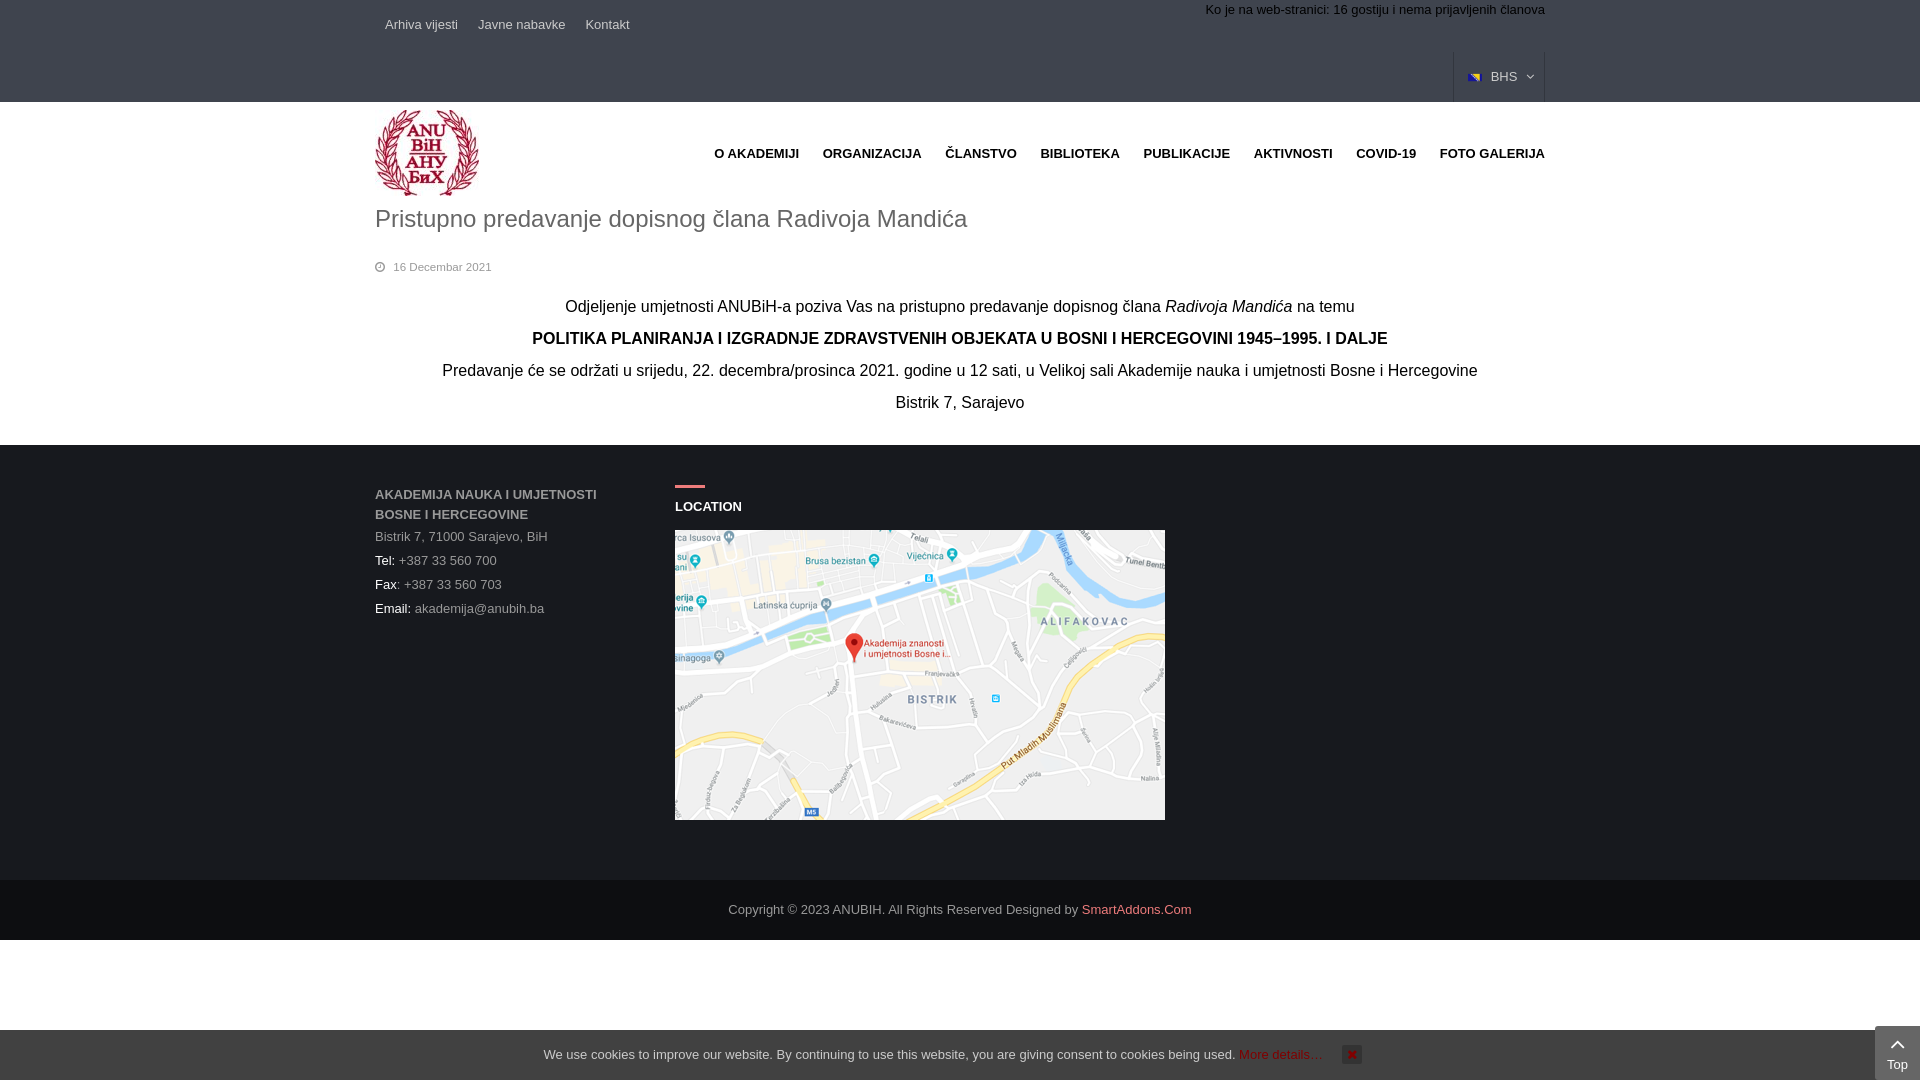 This screenshot has width=1920, height=1080. What do you see at coordinates (574, 24) in the screenshot?
I see `'Kontakt'` at bounding box center [574, 24].